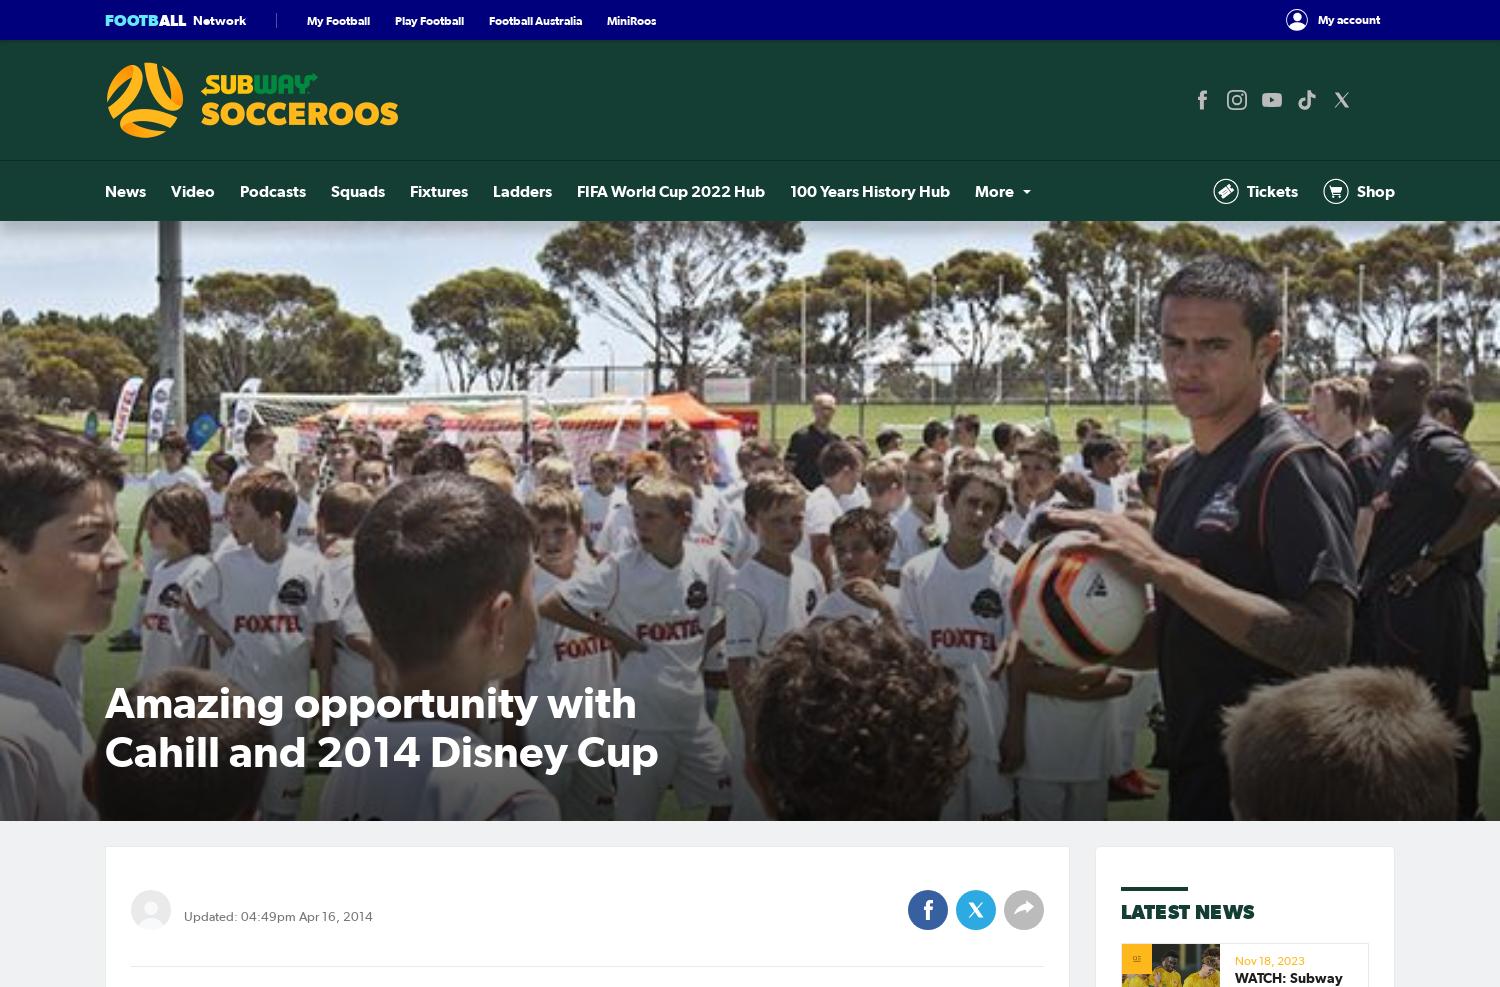 This screenshot has height=987, width=1500. I want to click on 'footb', so click(132, 19).